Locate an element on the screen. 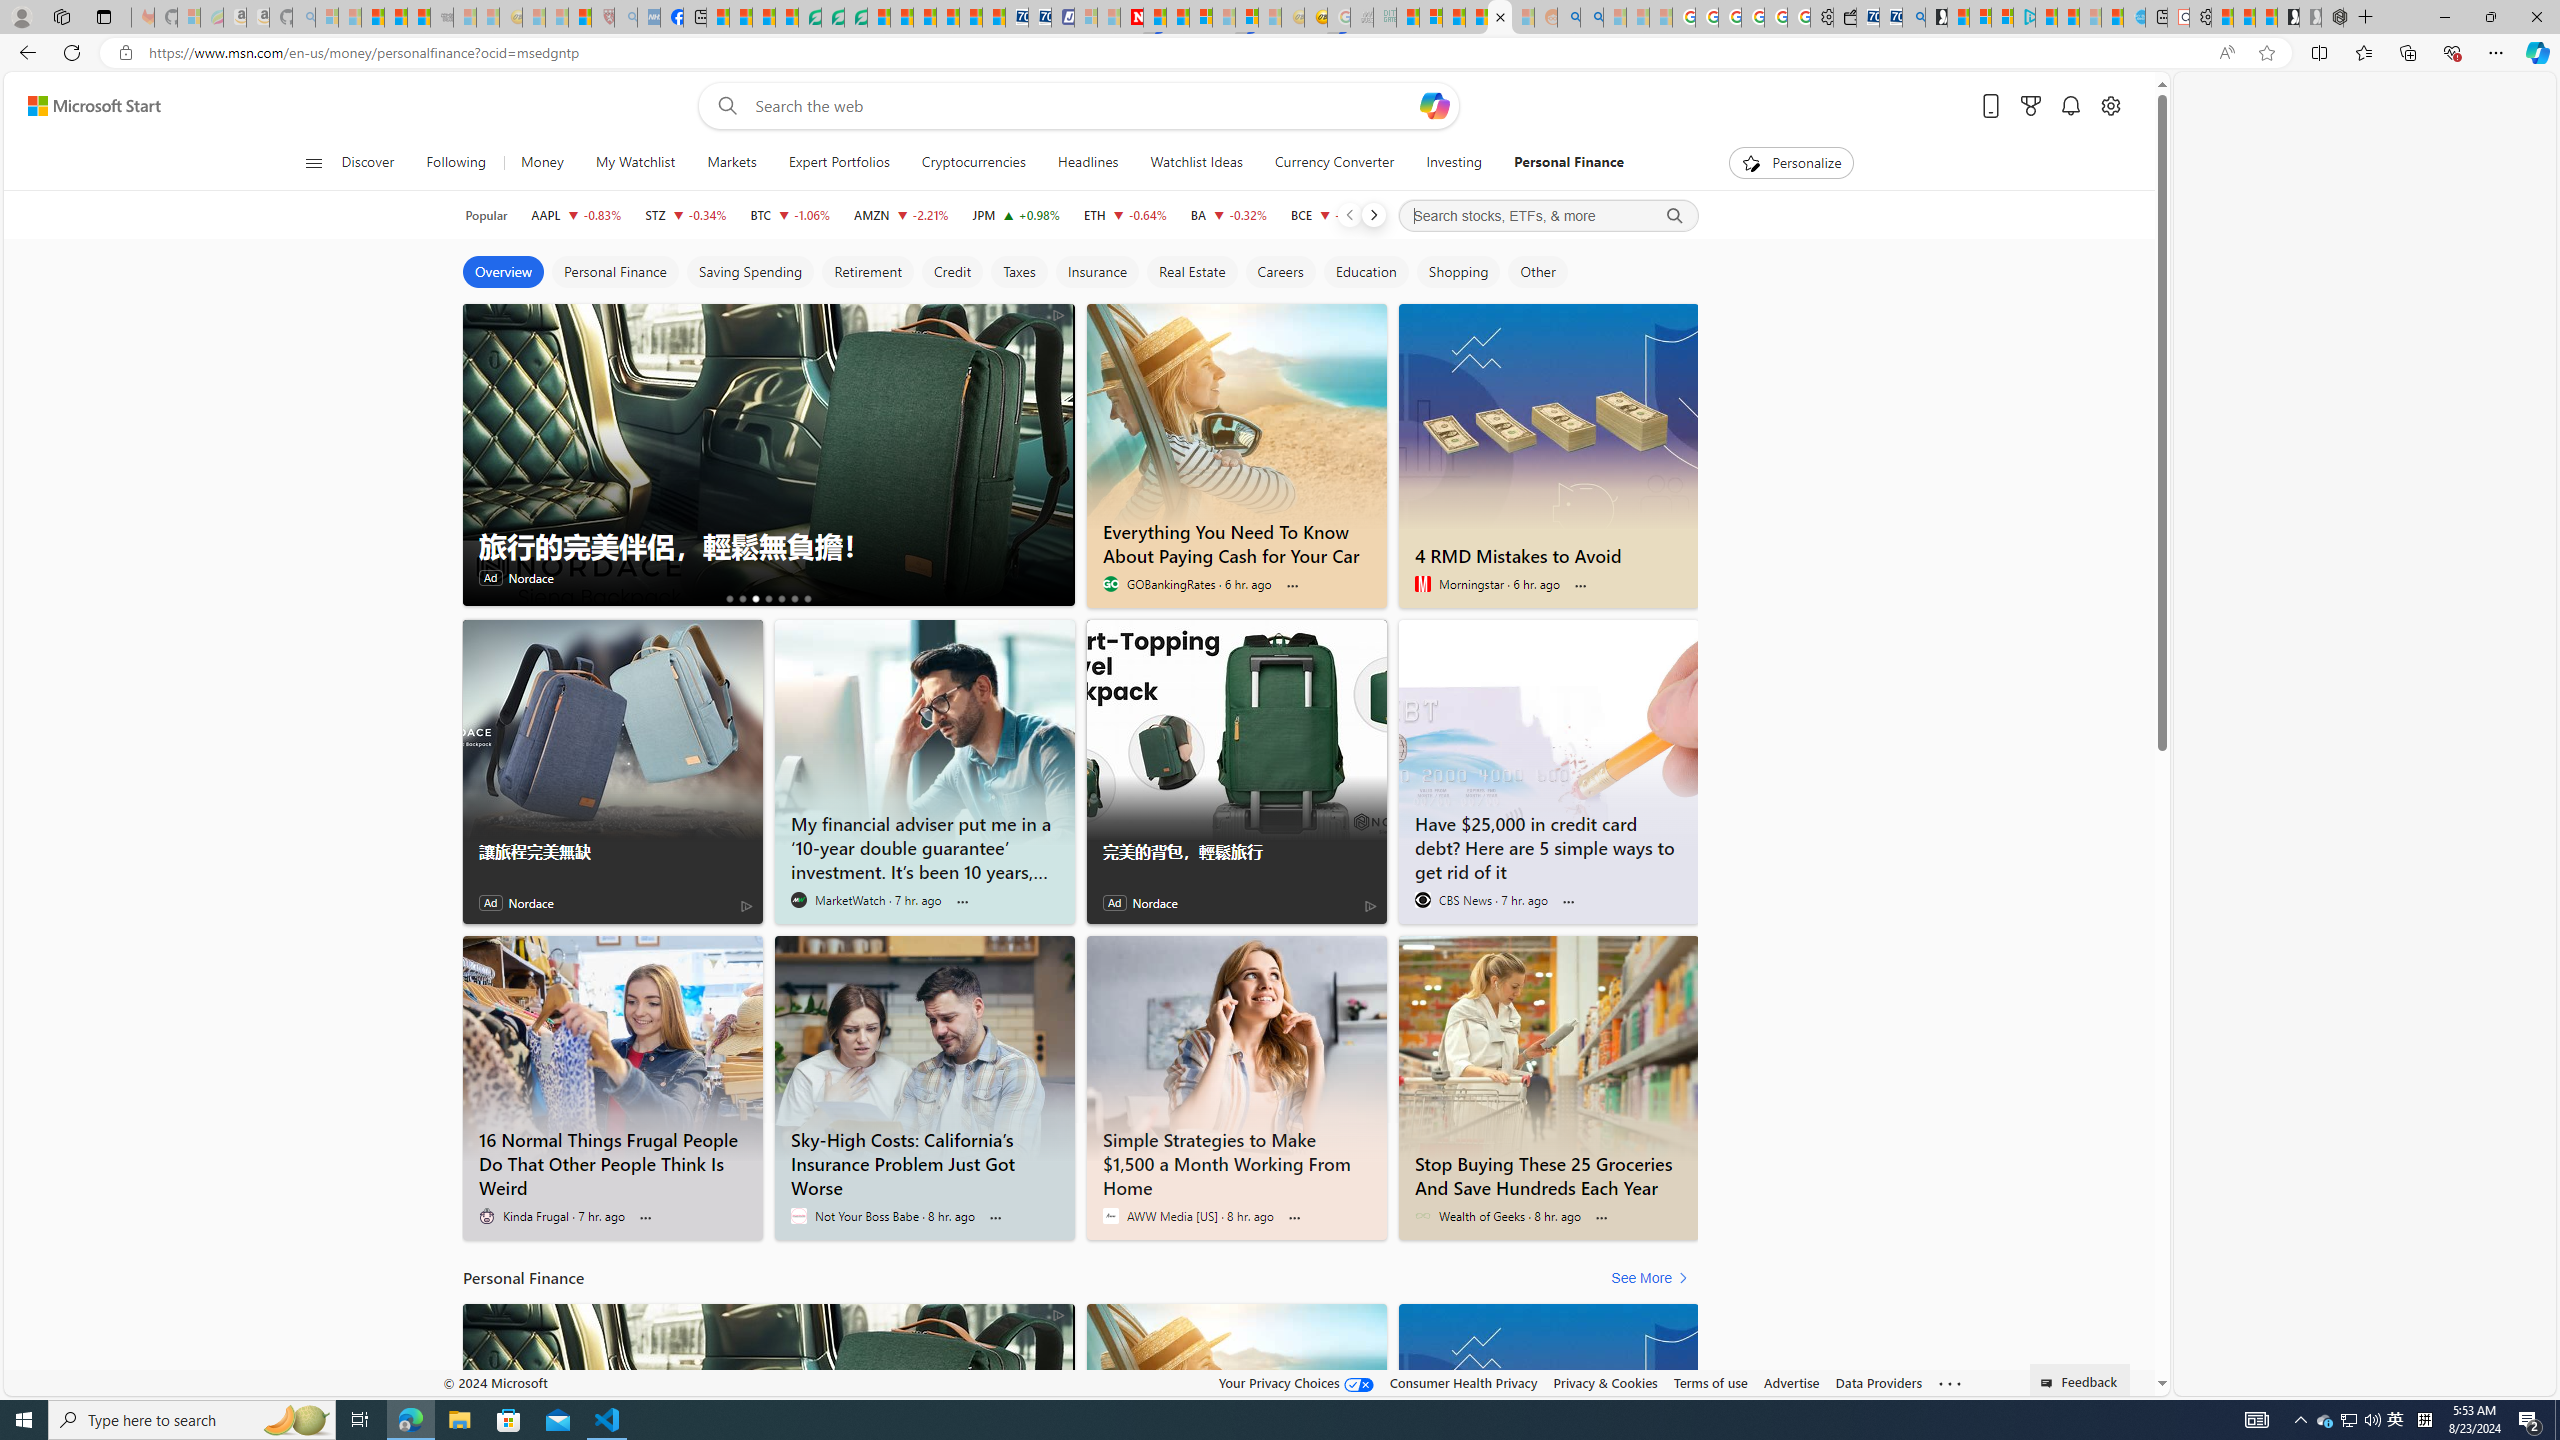  'Previous' is located at coordinates (1349, 214).